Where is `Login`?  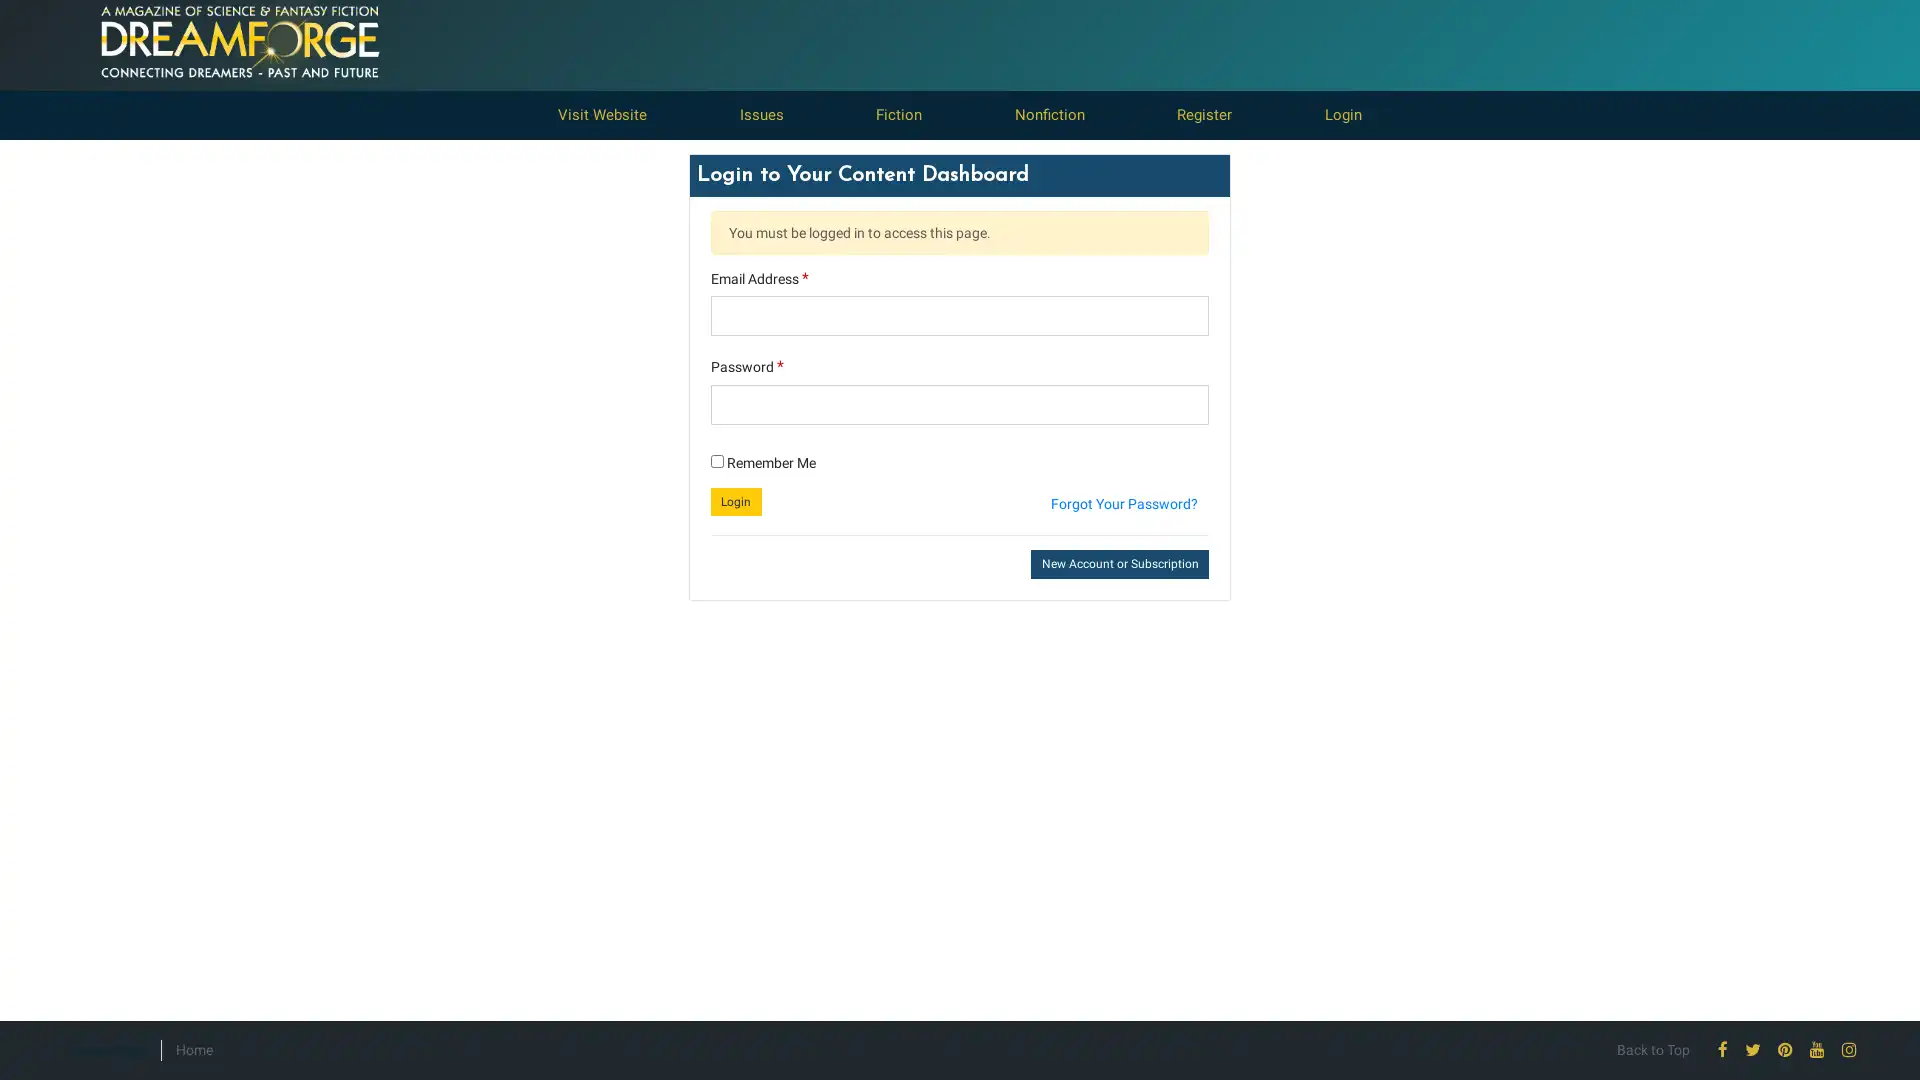 Login is located at coordinates (734, 500).